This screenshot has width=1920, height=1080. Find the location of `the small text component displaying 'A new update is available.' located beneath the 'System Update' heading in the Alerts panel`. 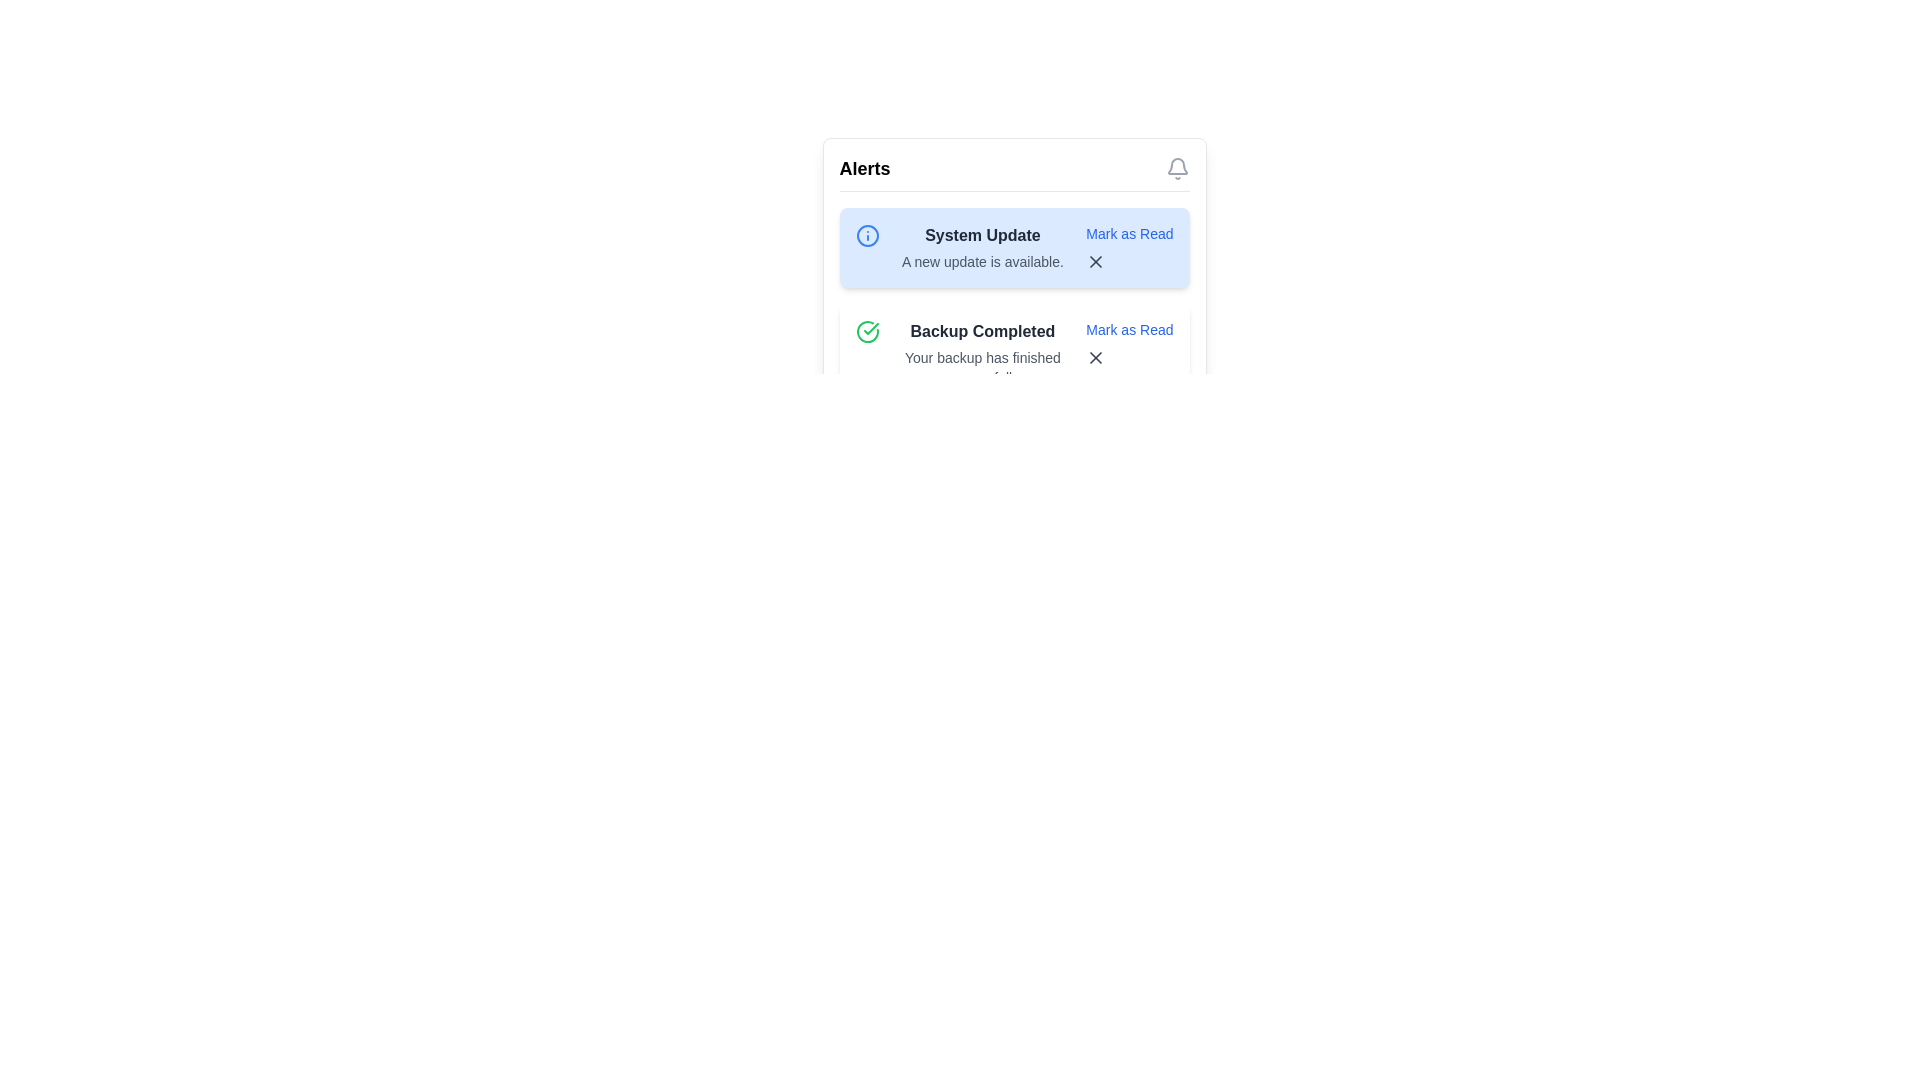

the small text component displaying 'A new update is available.' located beneath the 'System Update' heading in the Alerts panel is located at coordinates (982, 261).